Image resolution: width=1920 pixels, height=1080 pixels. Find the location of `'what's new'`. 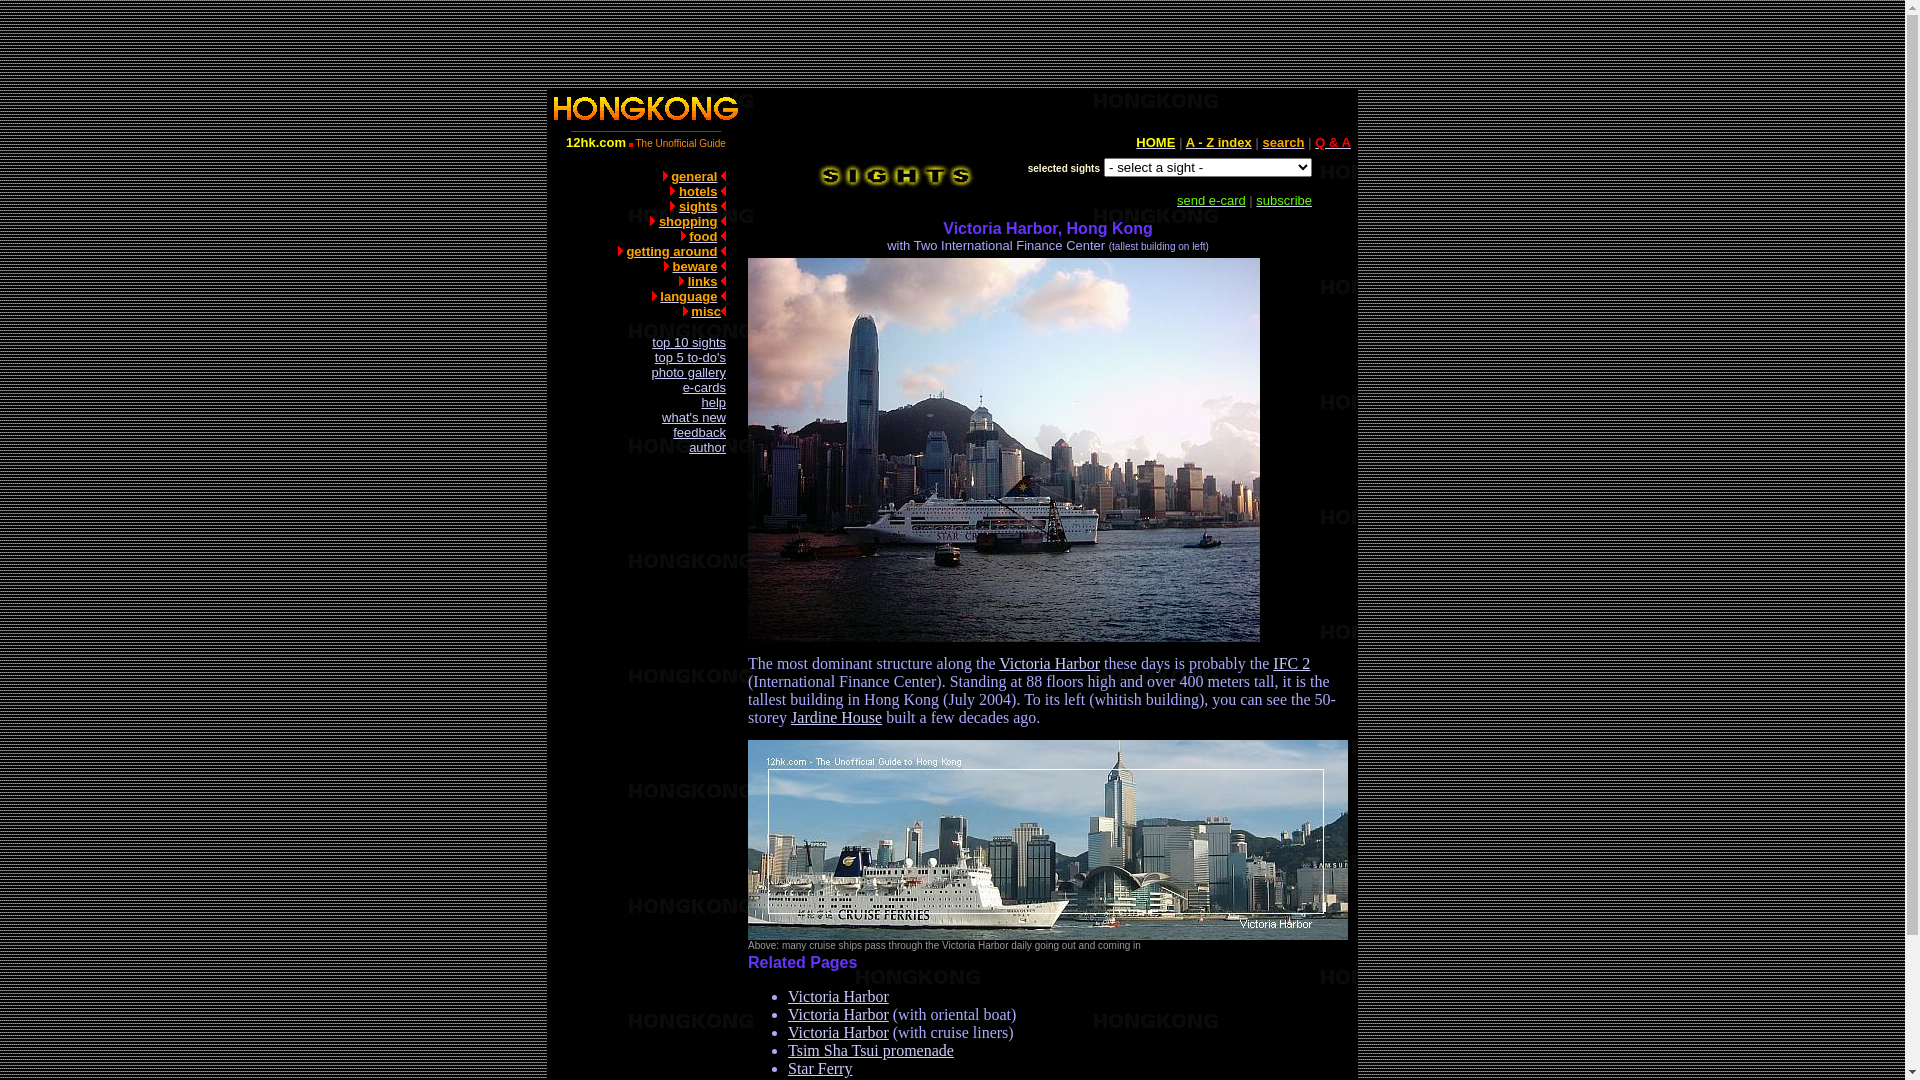

'what's new' is located at coordinates (694, 416).